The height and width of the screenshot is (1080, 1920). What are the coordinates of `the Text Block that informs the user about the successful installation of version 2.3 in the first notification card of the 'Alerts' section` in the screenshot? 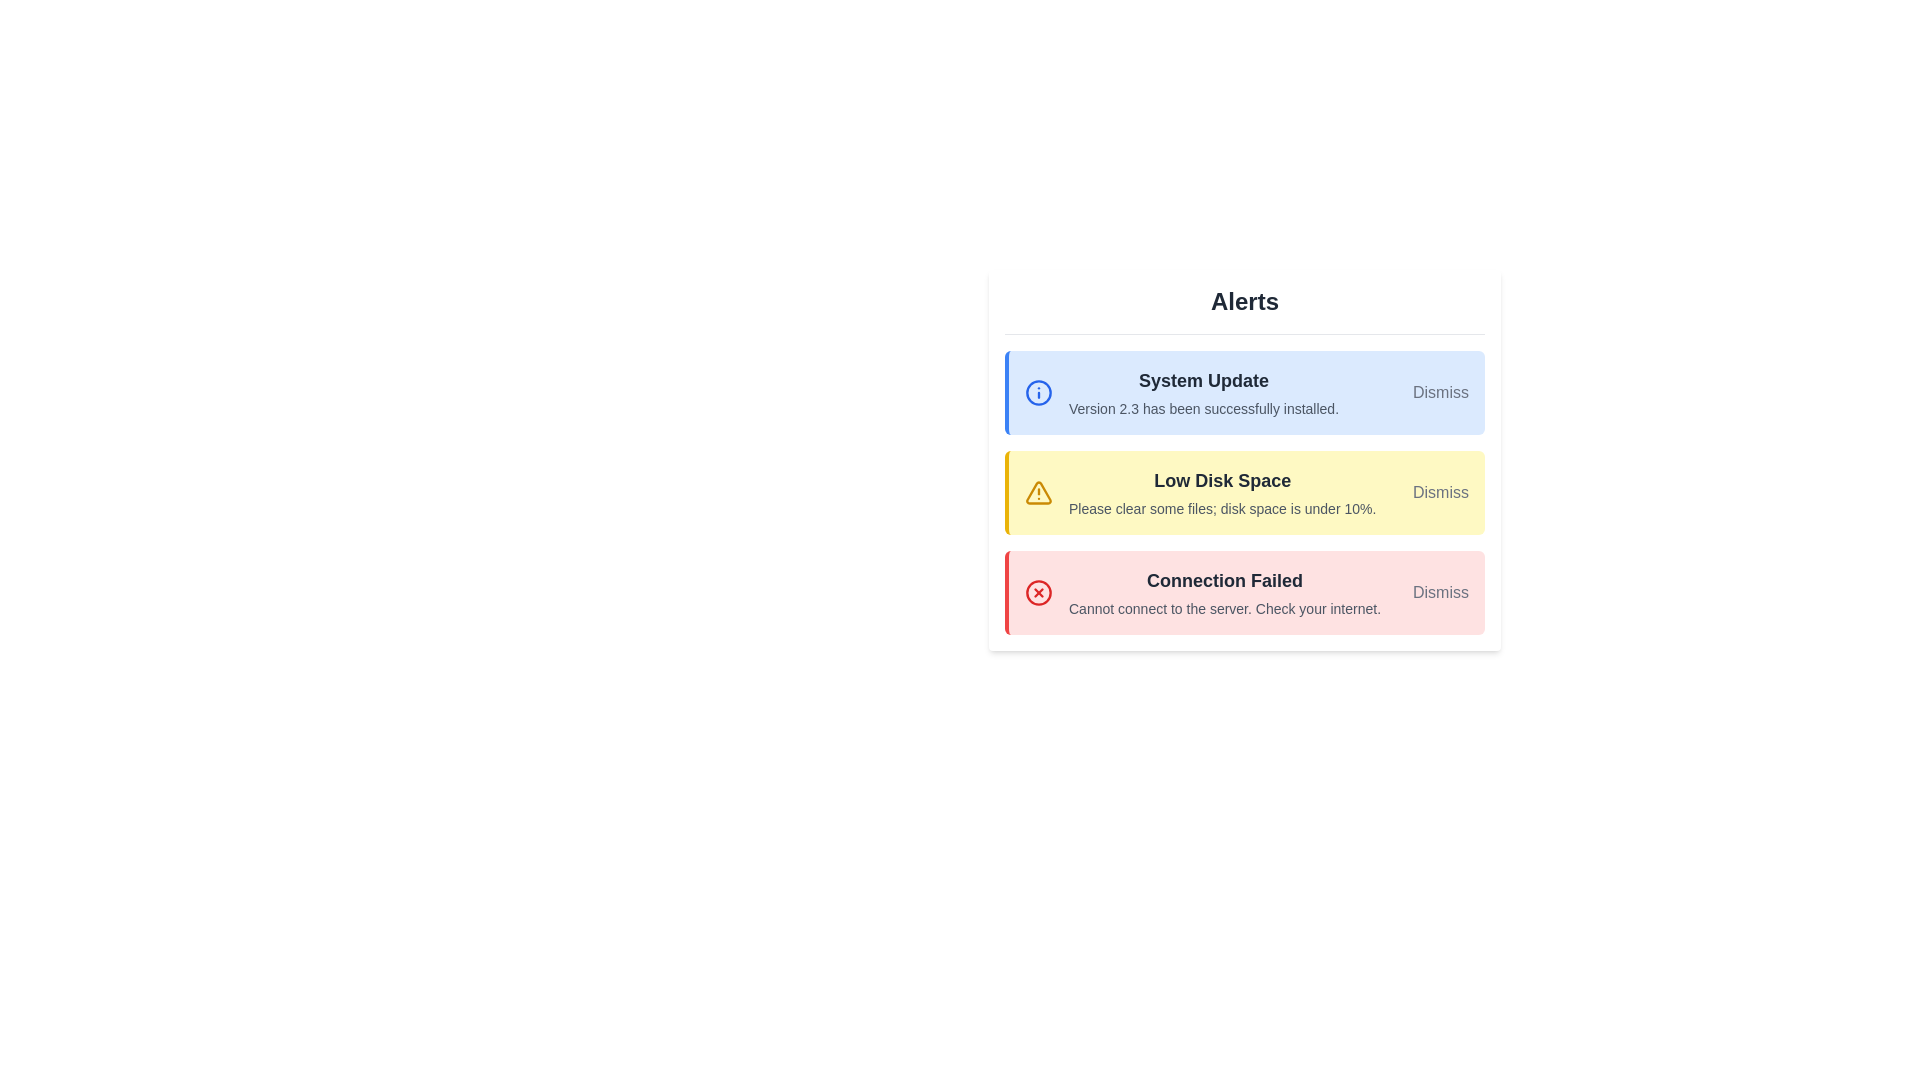 It's located at (1203, 393).